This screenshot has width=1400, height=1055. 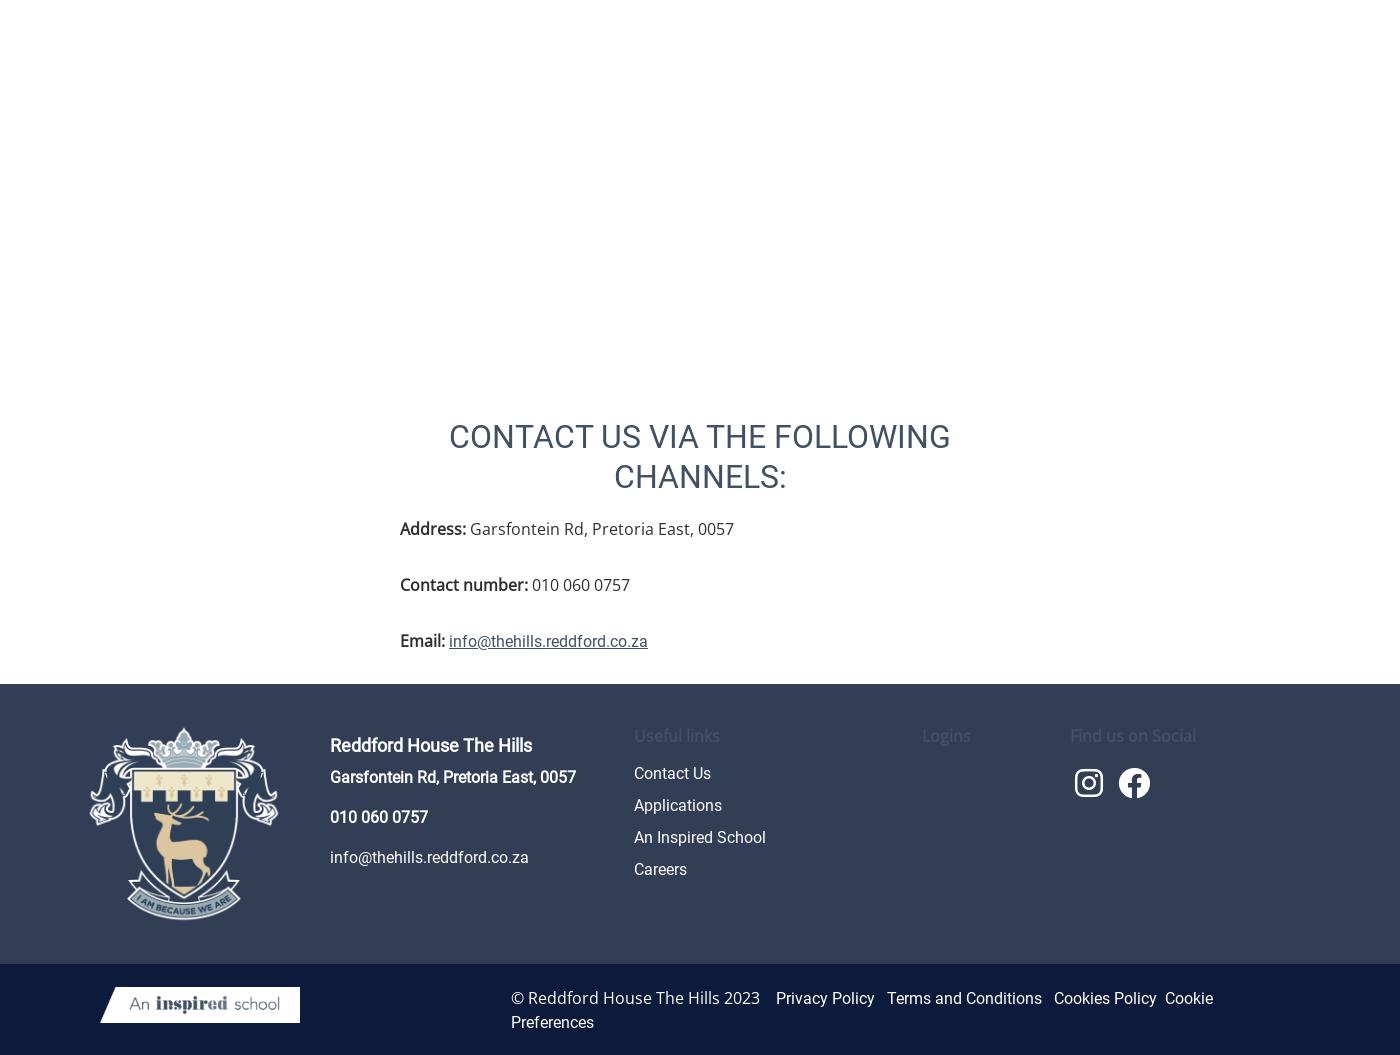 What do you see at coordinates (823, 996) in the screenshot?
I see `'Privacy Policy'` at bounding box center [823, 996].